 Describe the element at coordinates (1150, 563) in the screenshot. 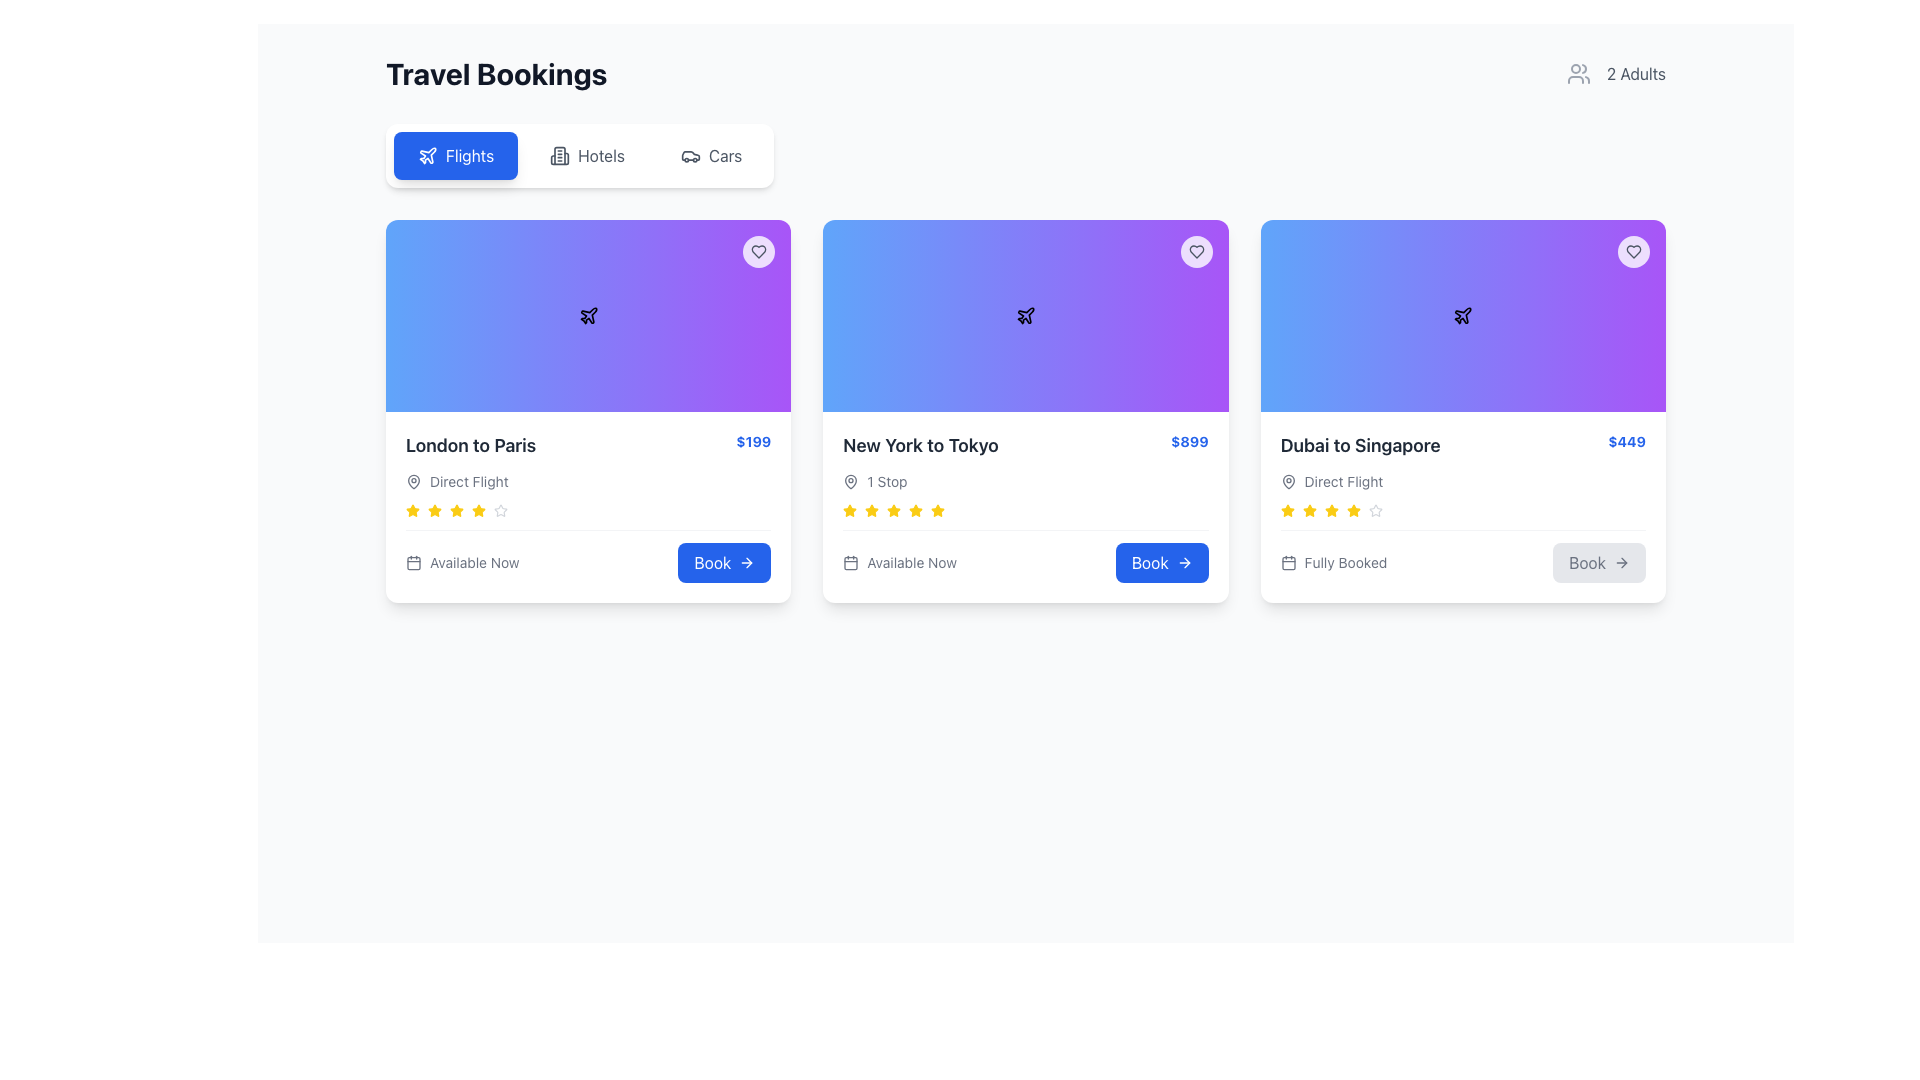

I see `text label 'Book' which is displayed in white color on a blue button with rounded corners located at the bottom-right corner of the card titled 'New York to Tokyo'` at that location.